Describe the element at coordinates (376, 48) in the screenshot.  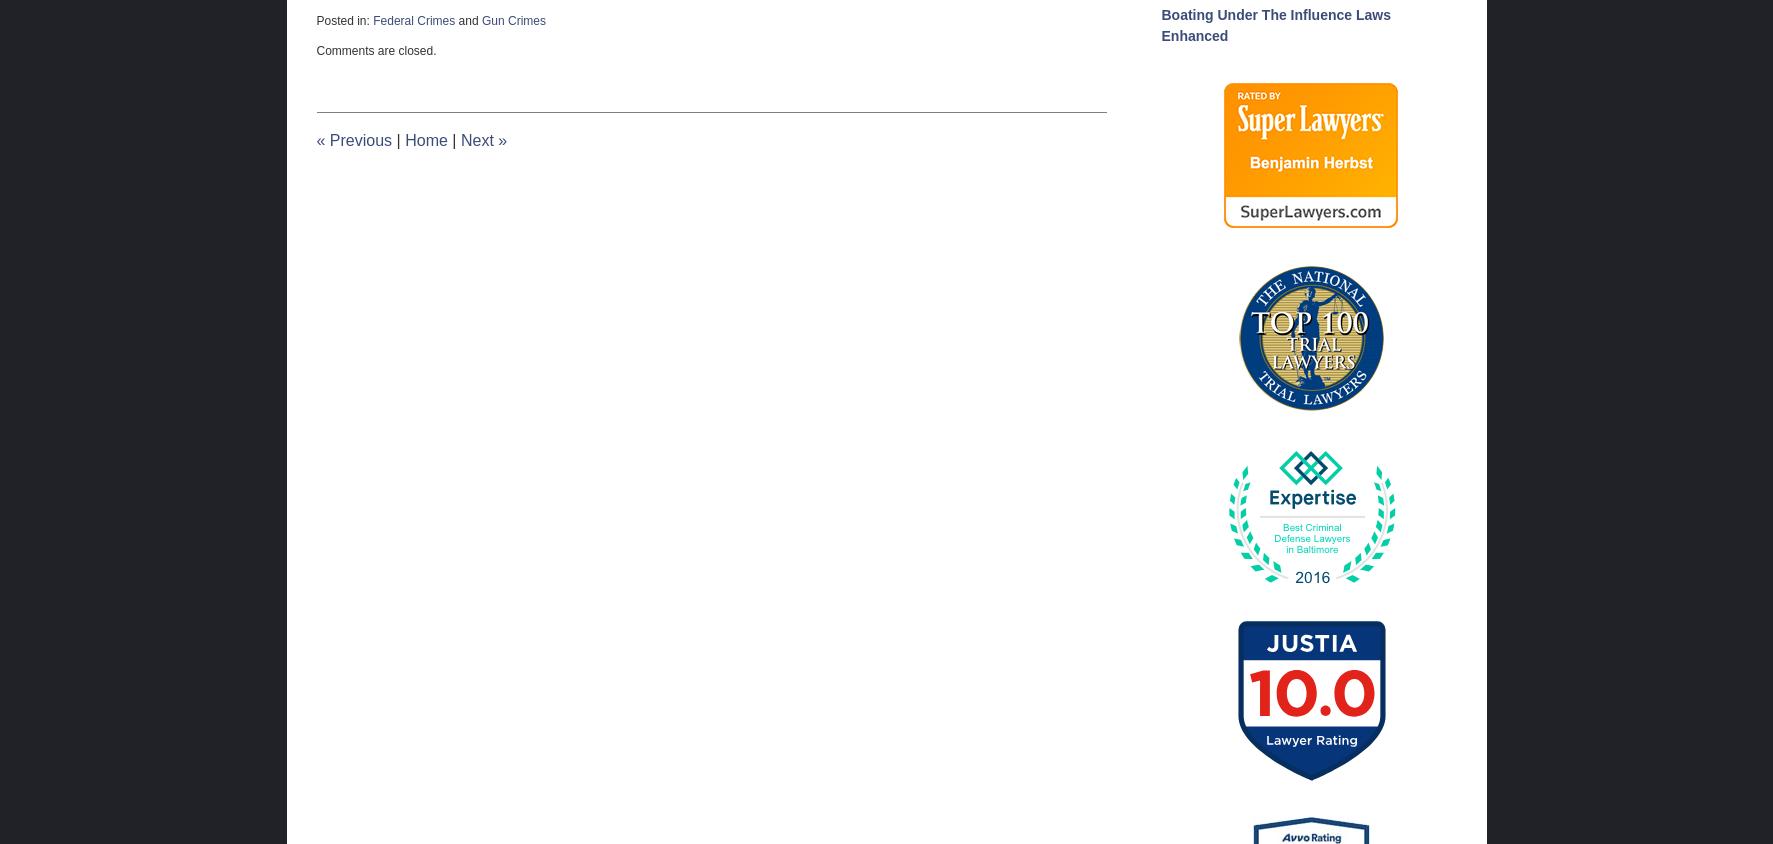
I see `'Comments are closed.'` at that location.